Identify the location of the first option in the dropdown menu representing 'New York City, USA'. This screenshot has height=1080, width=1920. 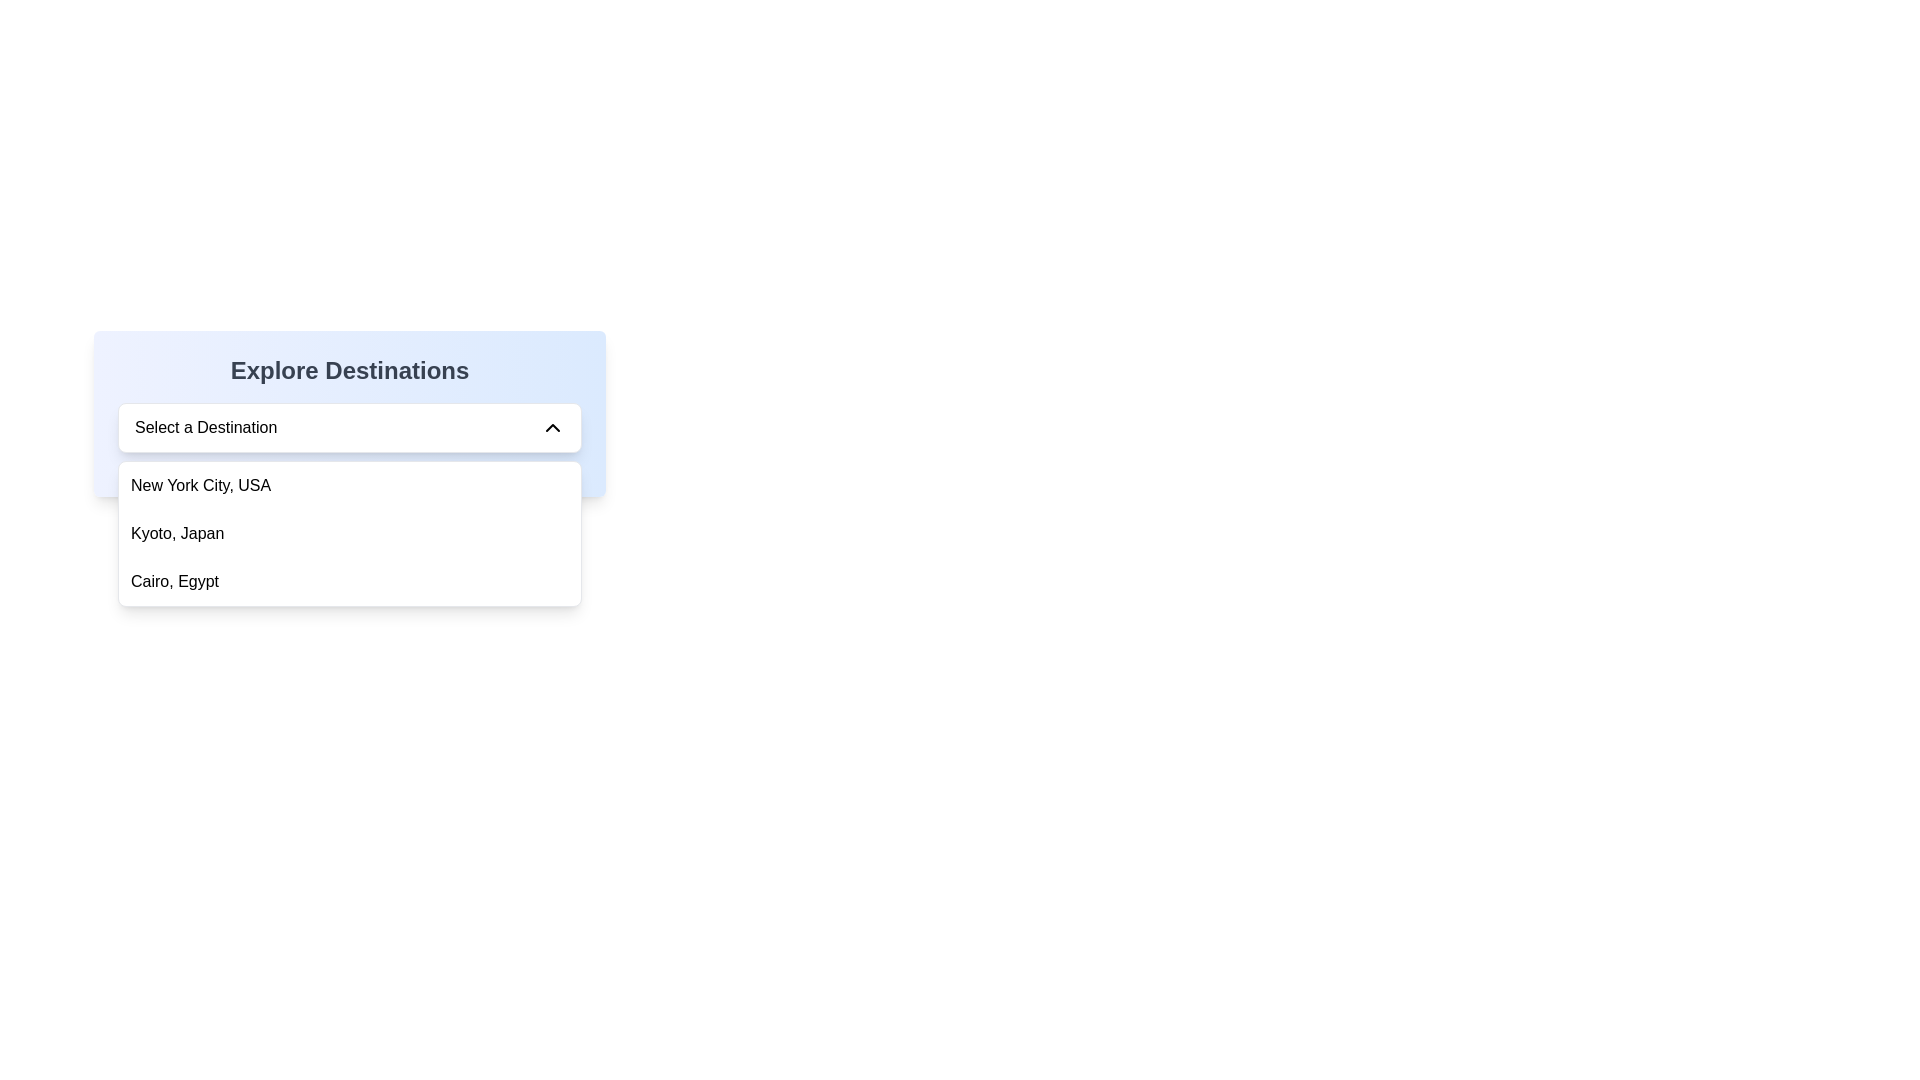
(350, 486).